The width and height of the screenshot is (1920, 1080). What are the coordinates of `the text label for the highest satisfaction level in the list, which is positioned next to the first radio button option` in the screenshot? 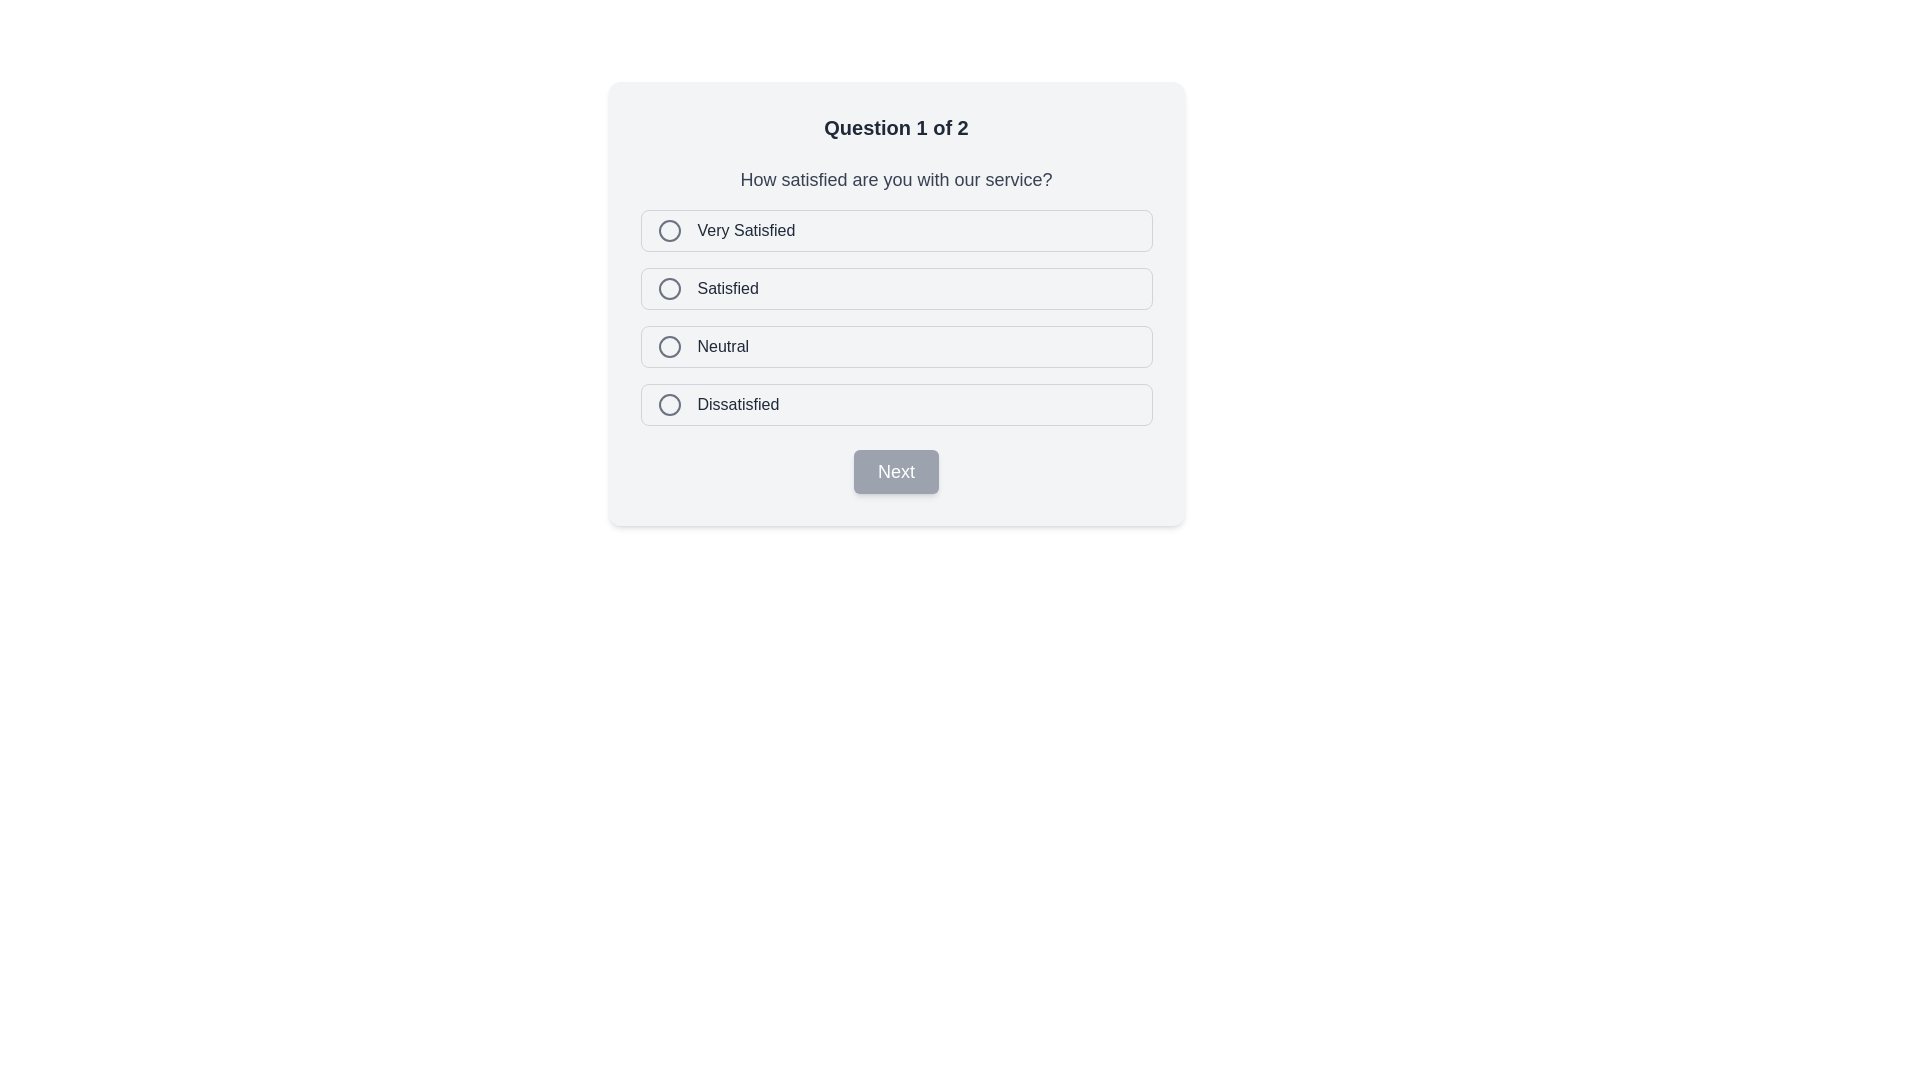 It's located at (745, 230).